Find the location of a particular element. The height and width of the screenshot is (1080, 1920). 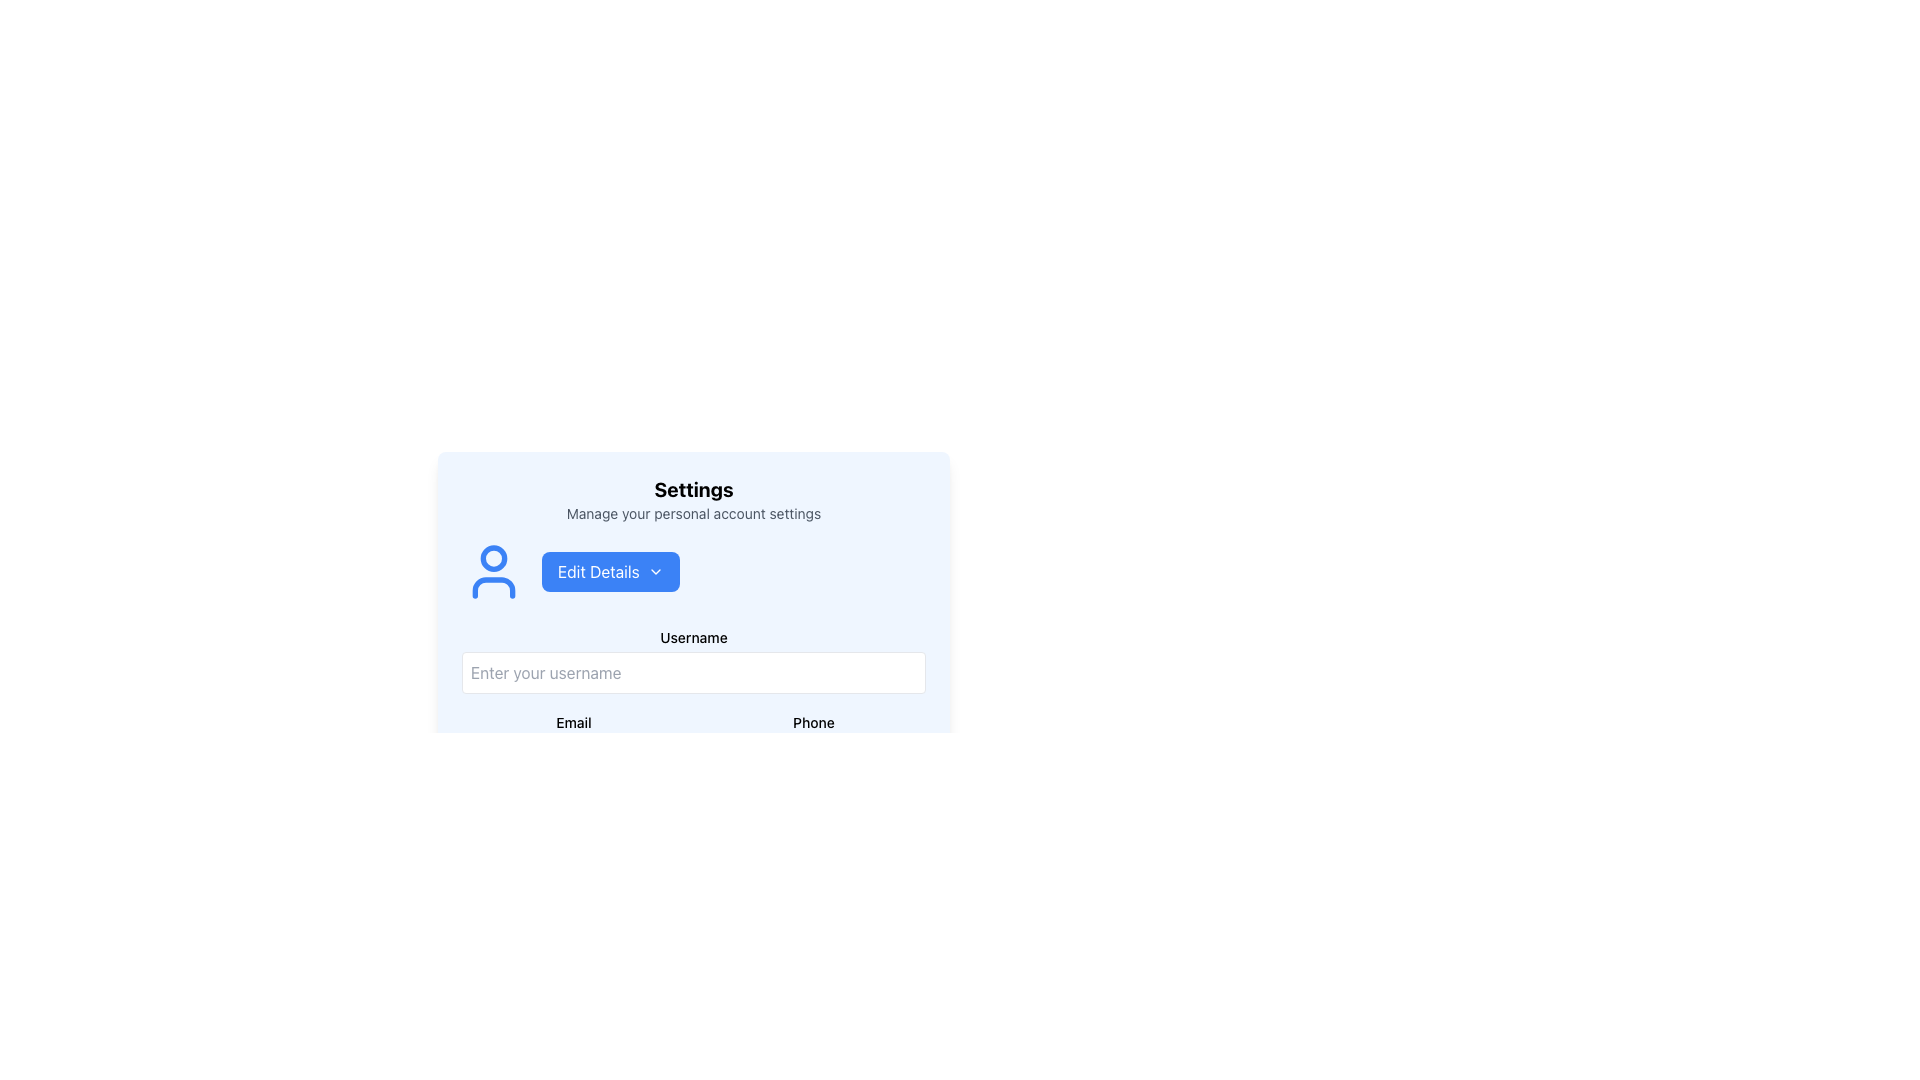

the label that indicates the email input field, which is positioned above the email entry field and below the username input field is located at coordinates (573, 722).